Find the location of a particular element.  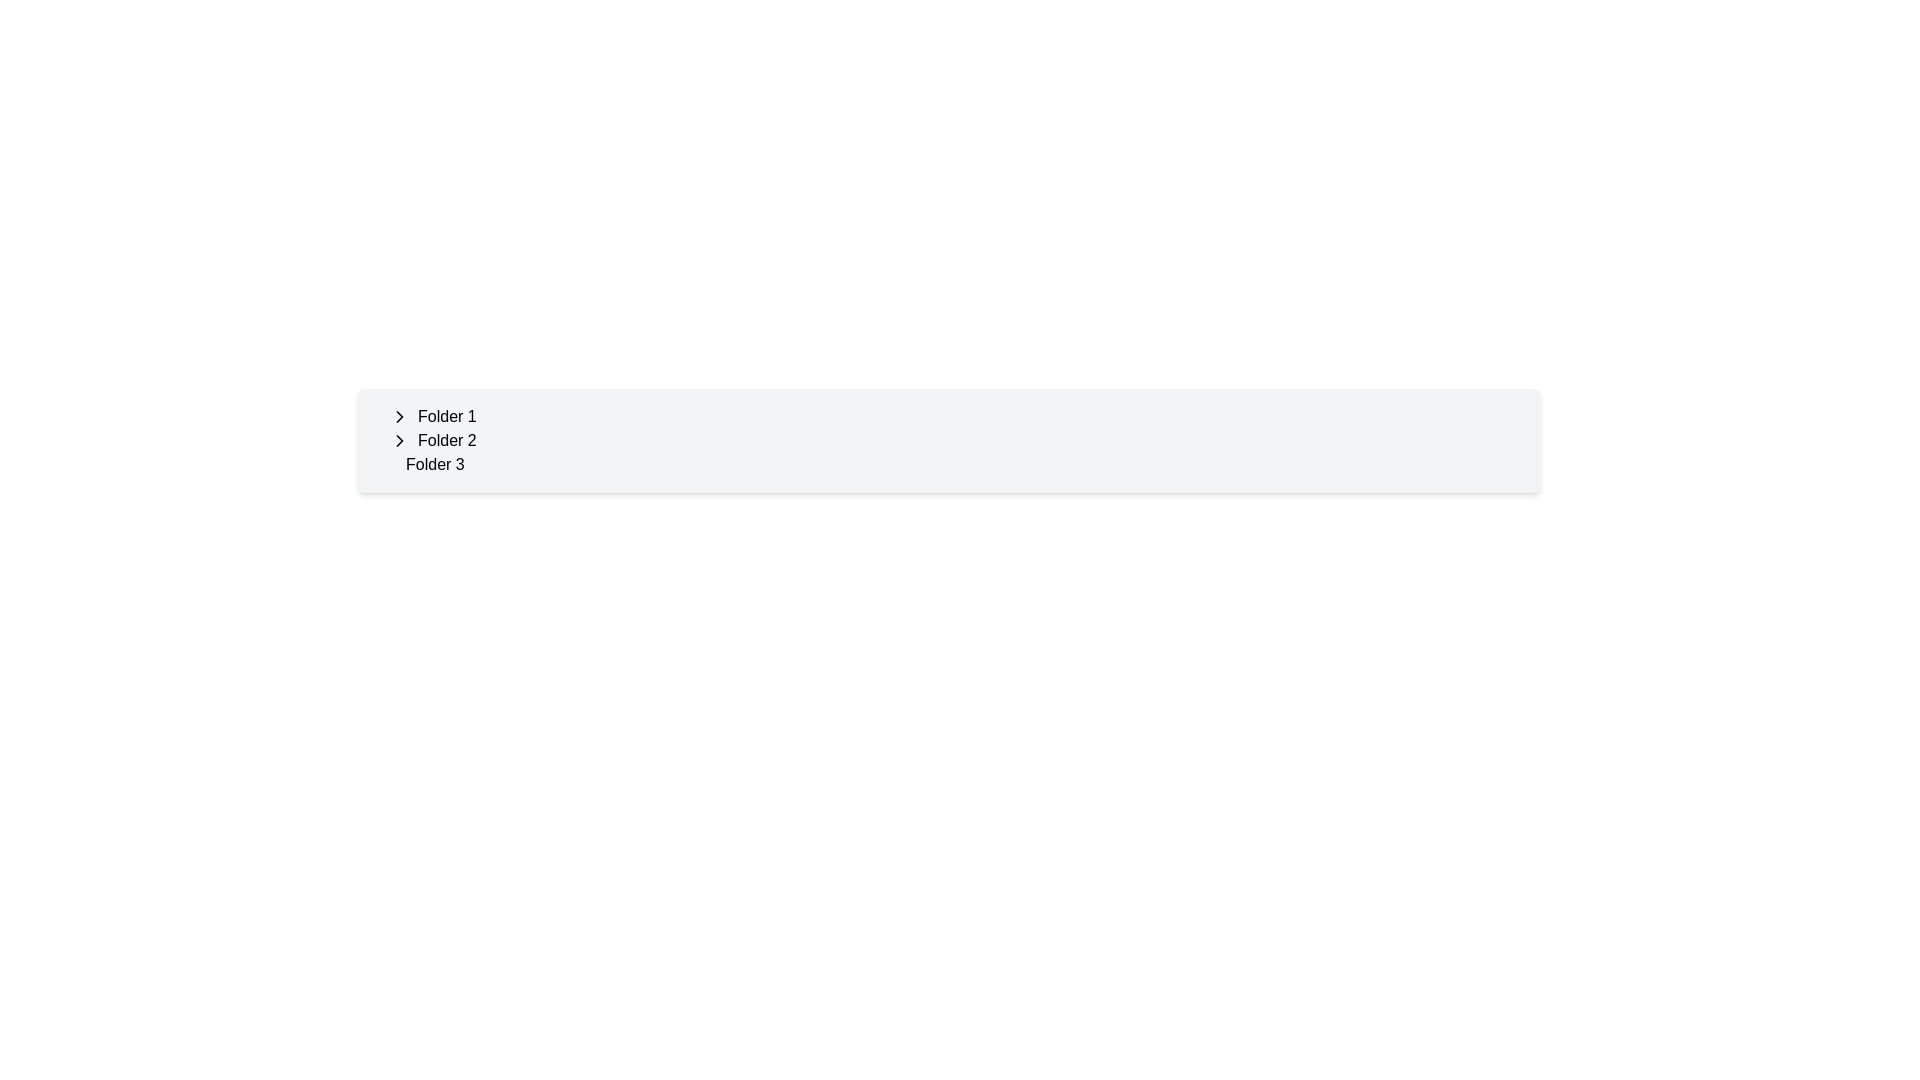

the 'Folder 2' text label is located at coordinates (445, 439).